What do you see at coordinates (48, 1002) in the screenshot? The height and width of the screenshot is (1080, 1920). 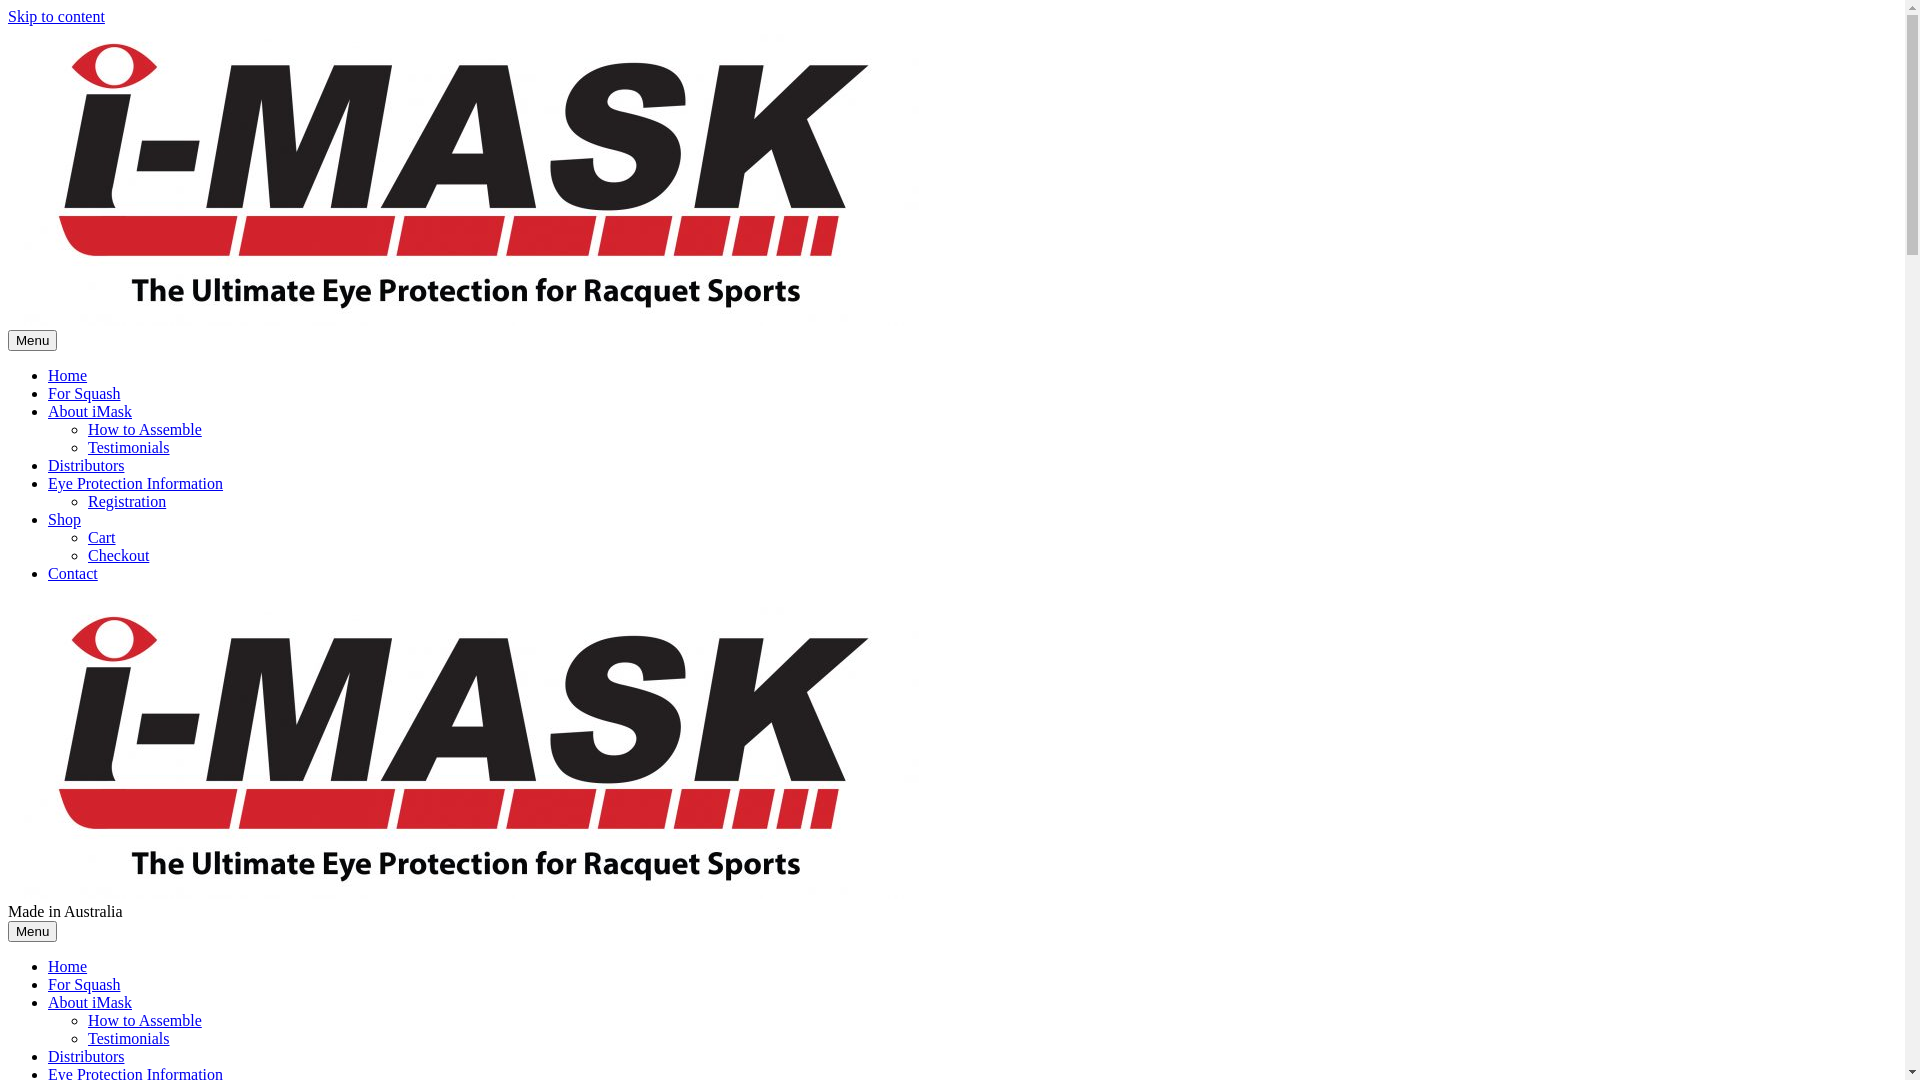 I see `'About iMask'` at bounding box center [48, 1002].